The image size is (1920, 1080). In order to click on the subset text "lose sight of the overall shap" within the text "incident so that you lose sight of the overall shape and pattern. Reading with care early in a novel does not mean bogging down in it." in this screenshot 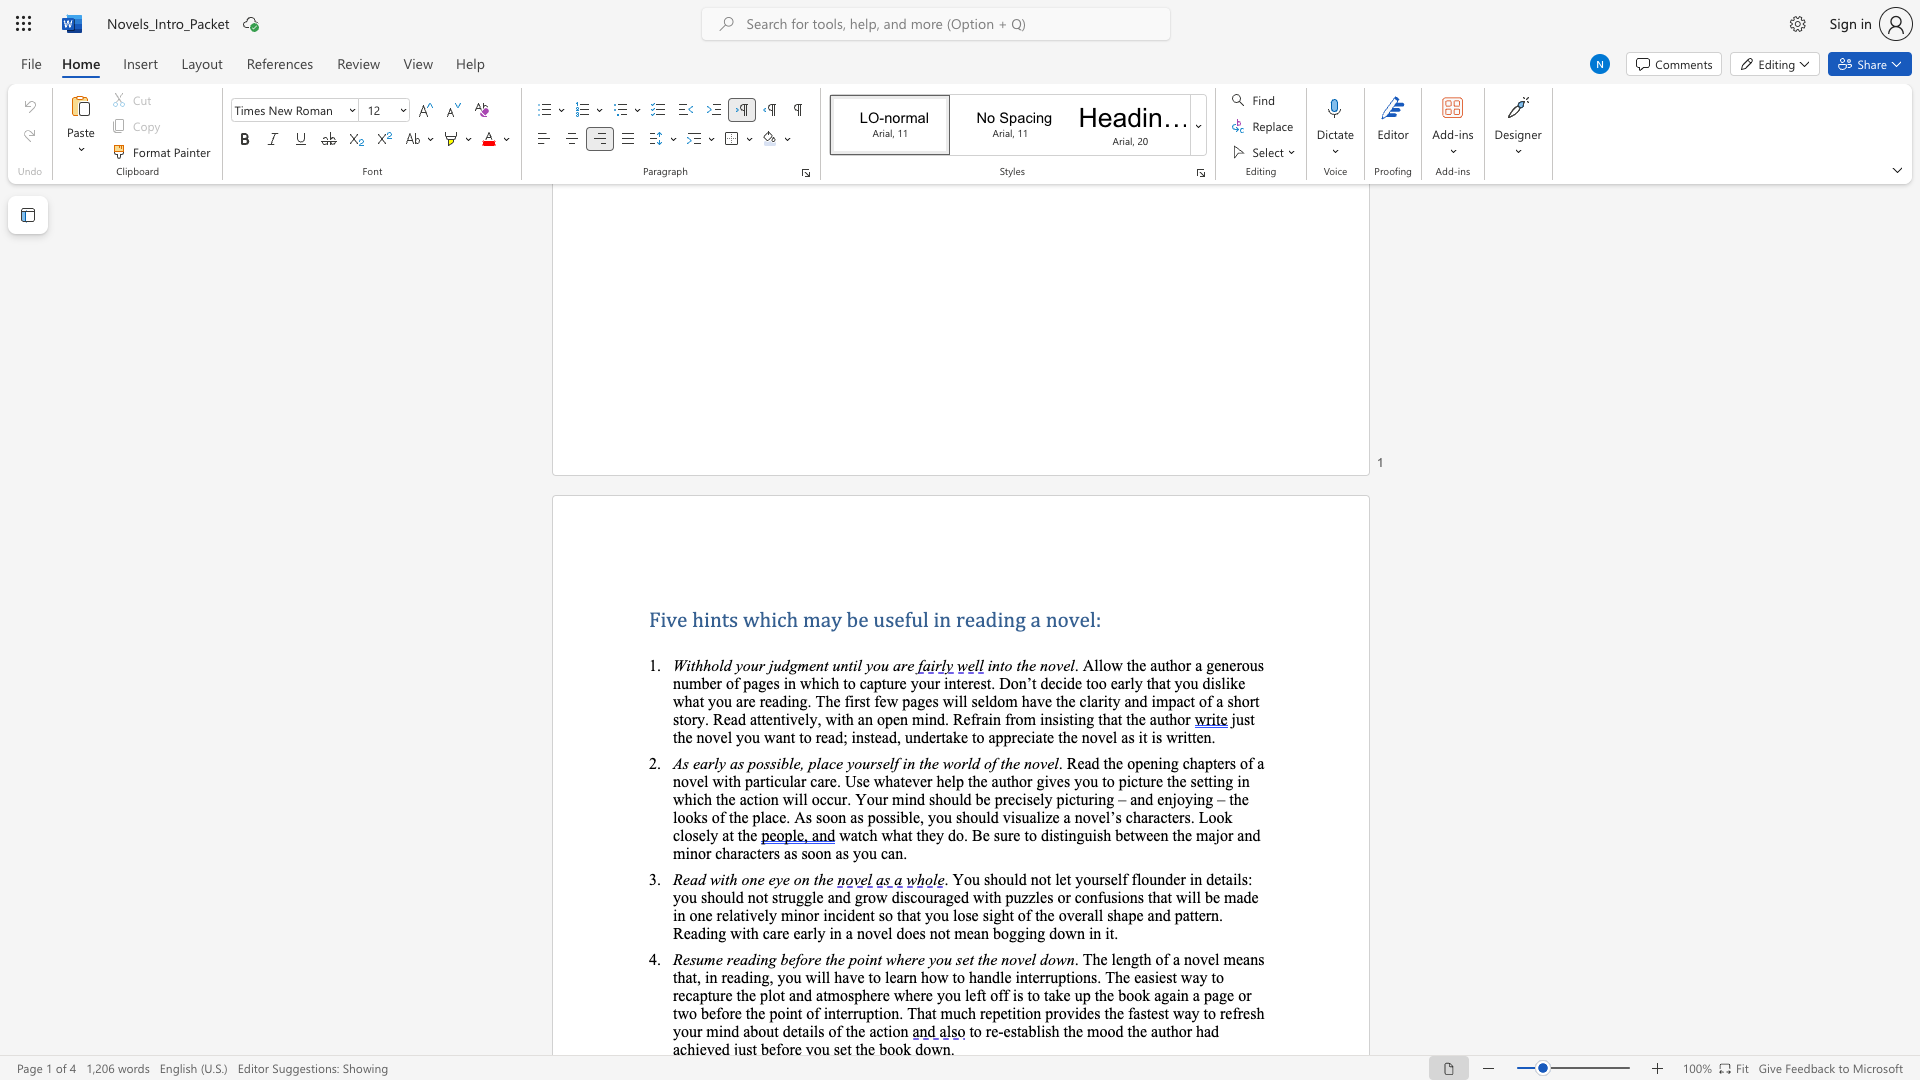, I will do `click(951, 915)`.